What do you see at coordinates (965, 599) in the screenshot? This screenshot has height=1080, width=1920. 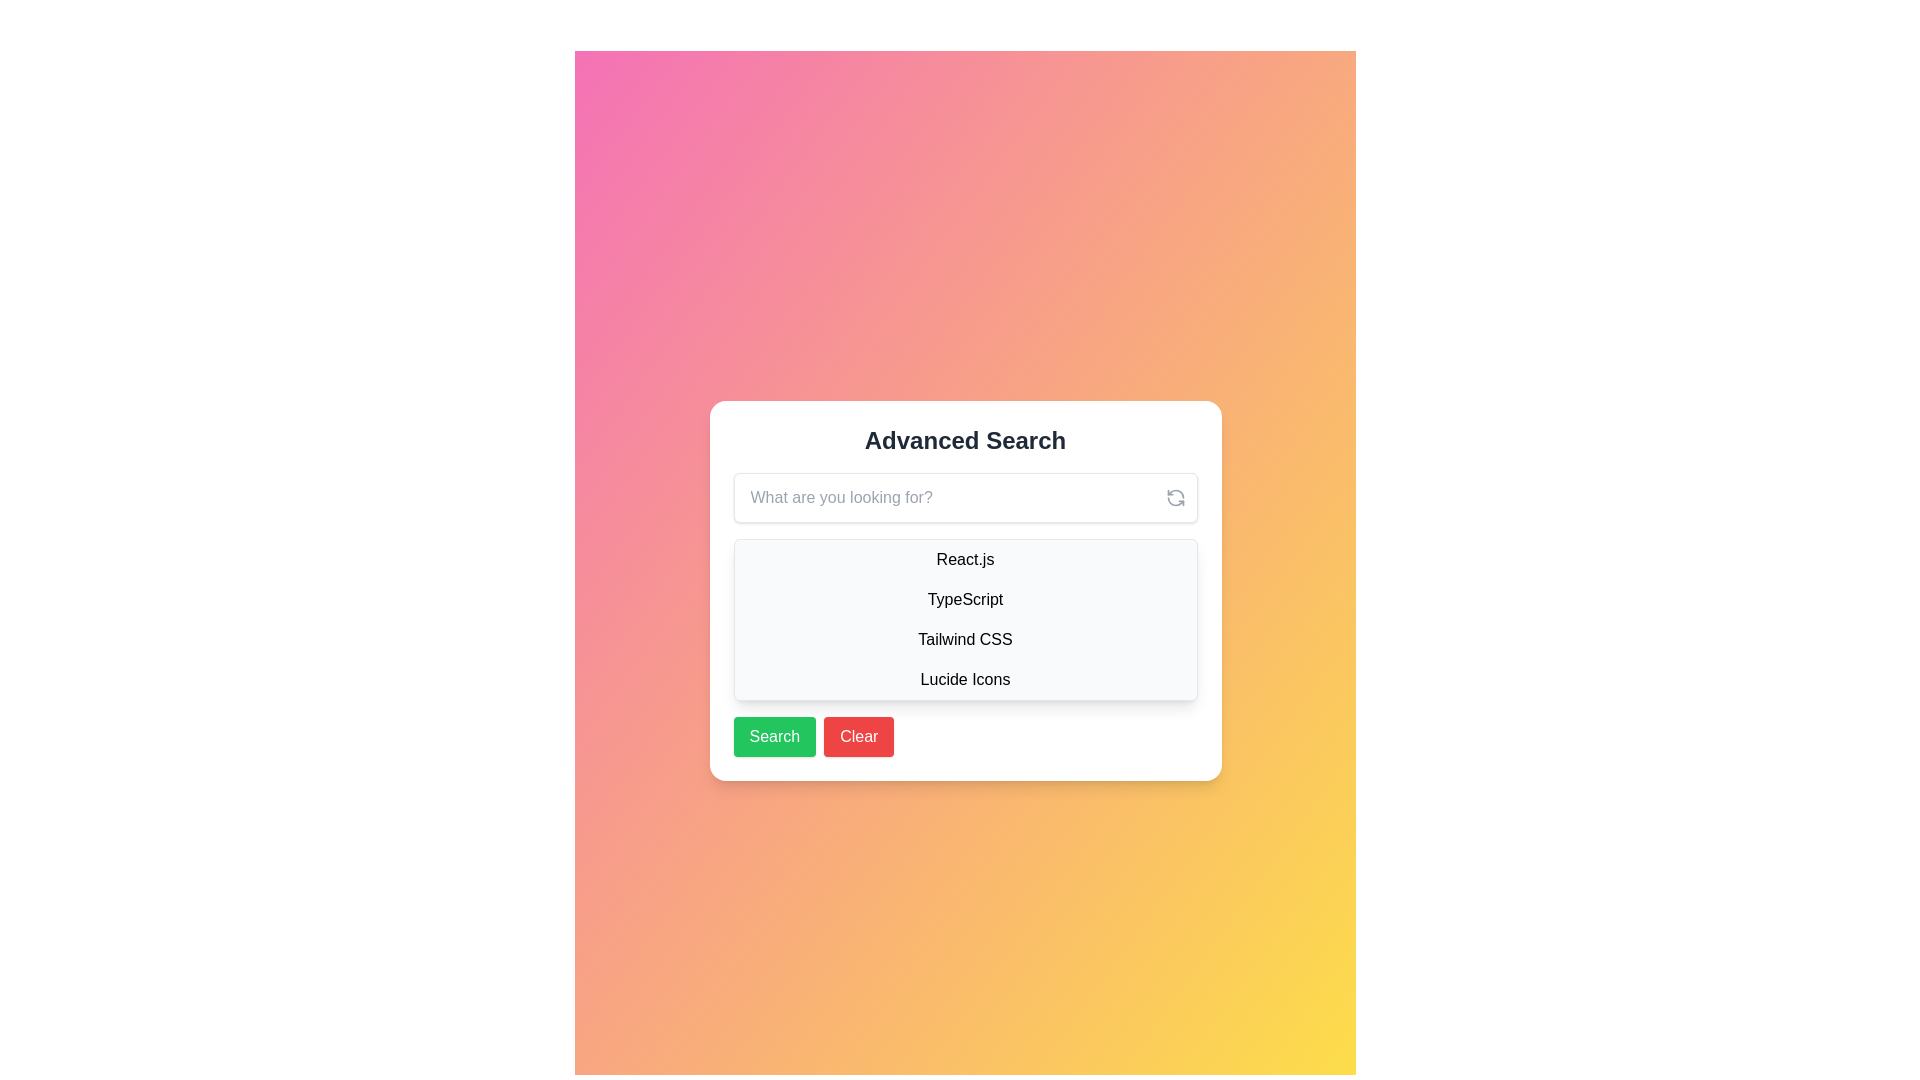 I see `to select the 'TypeScript' option from the dropdown menu, which is the second item in a vertical list of four options` at bounding box center [965, 599].